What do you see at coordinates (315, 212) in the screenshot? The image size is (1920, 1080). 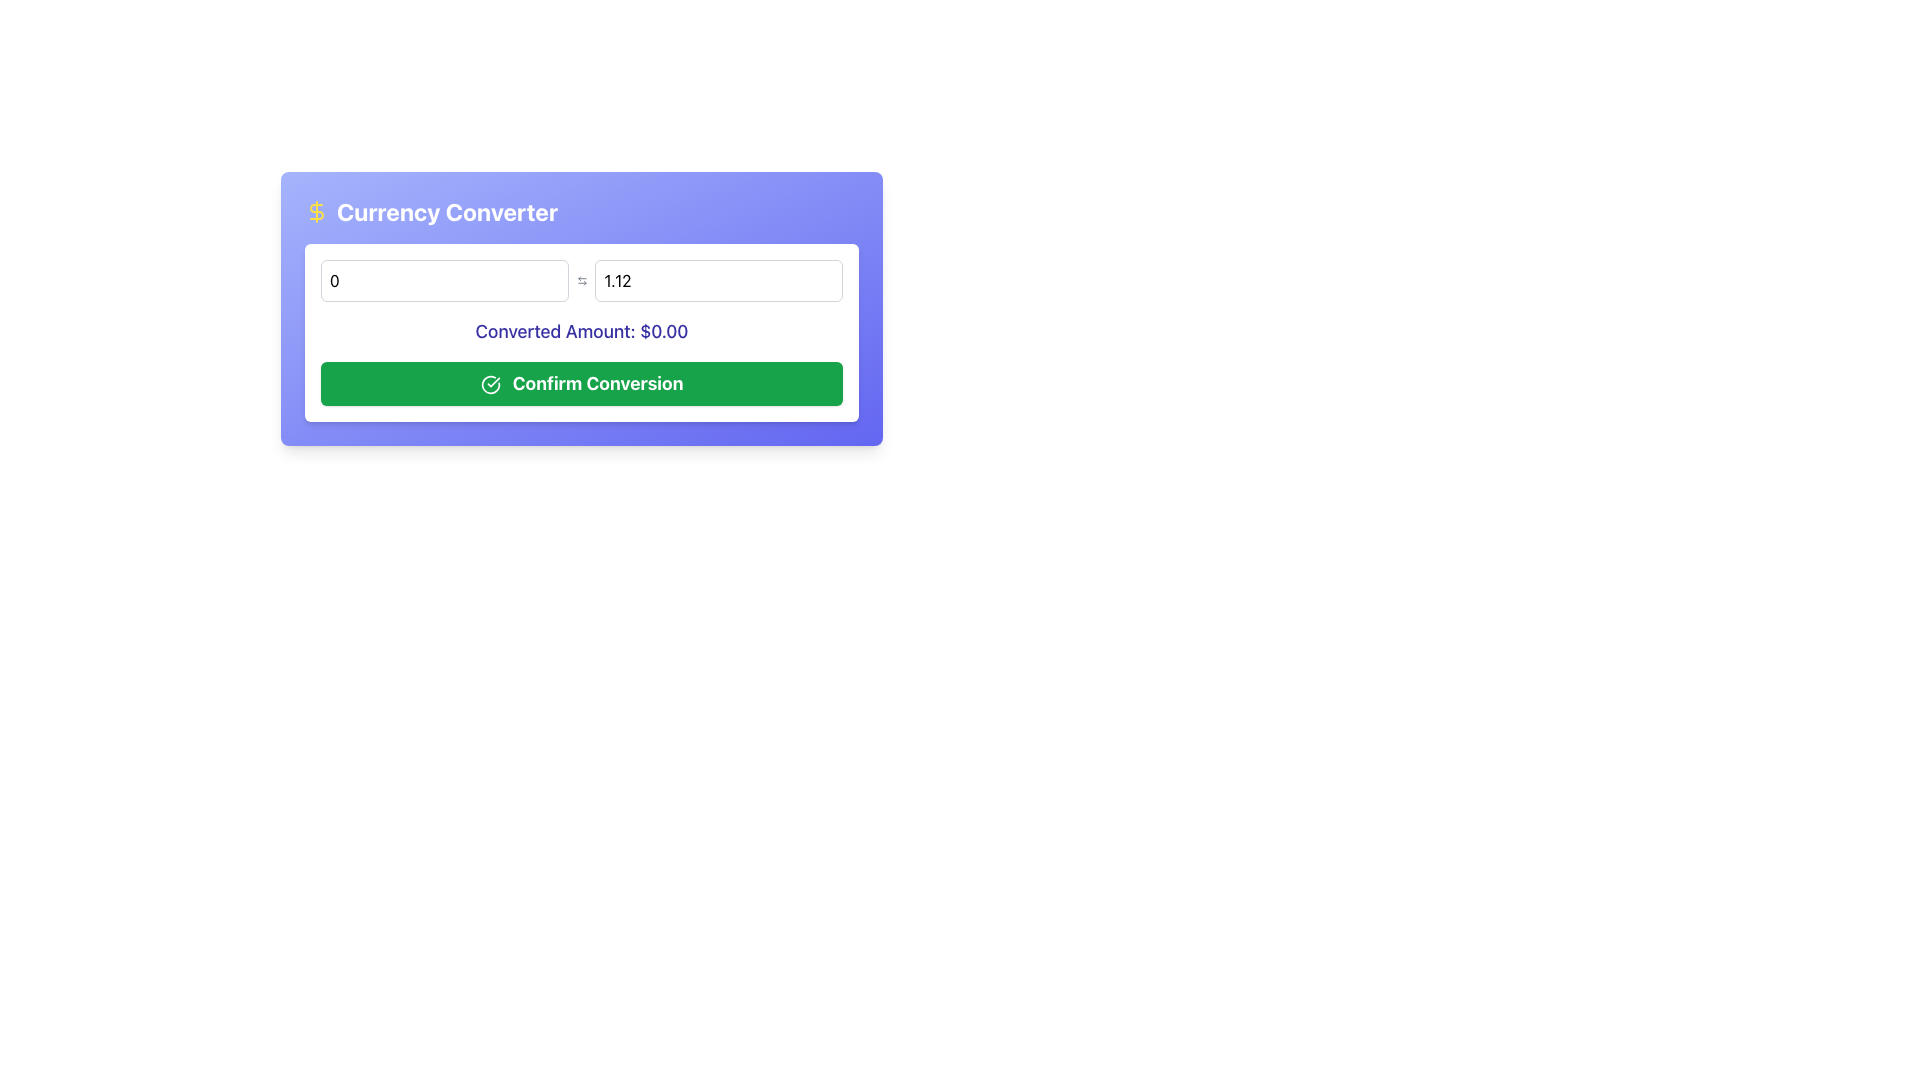 I see `the yellow-colored dollar sign icon located to the left of the 'Currency Converter' text` at bounding box center [315, 212].